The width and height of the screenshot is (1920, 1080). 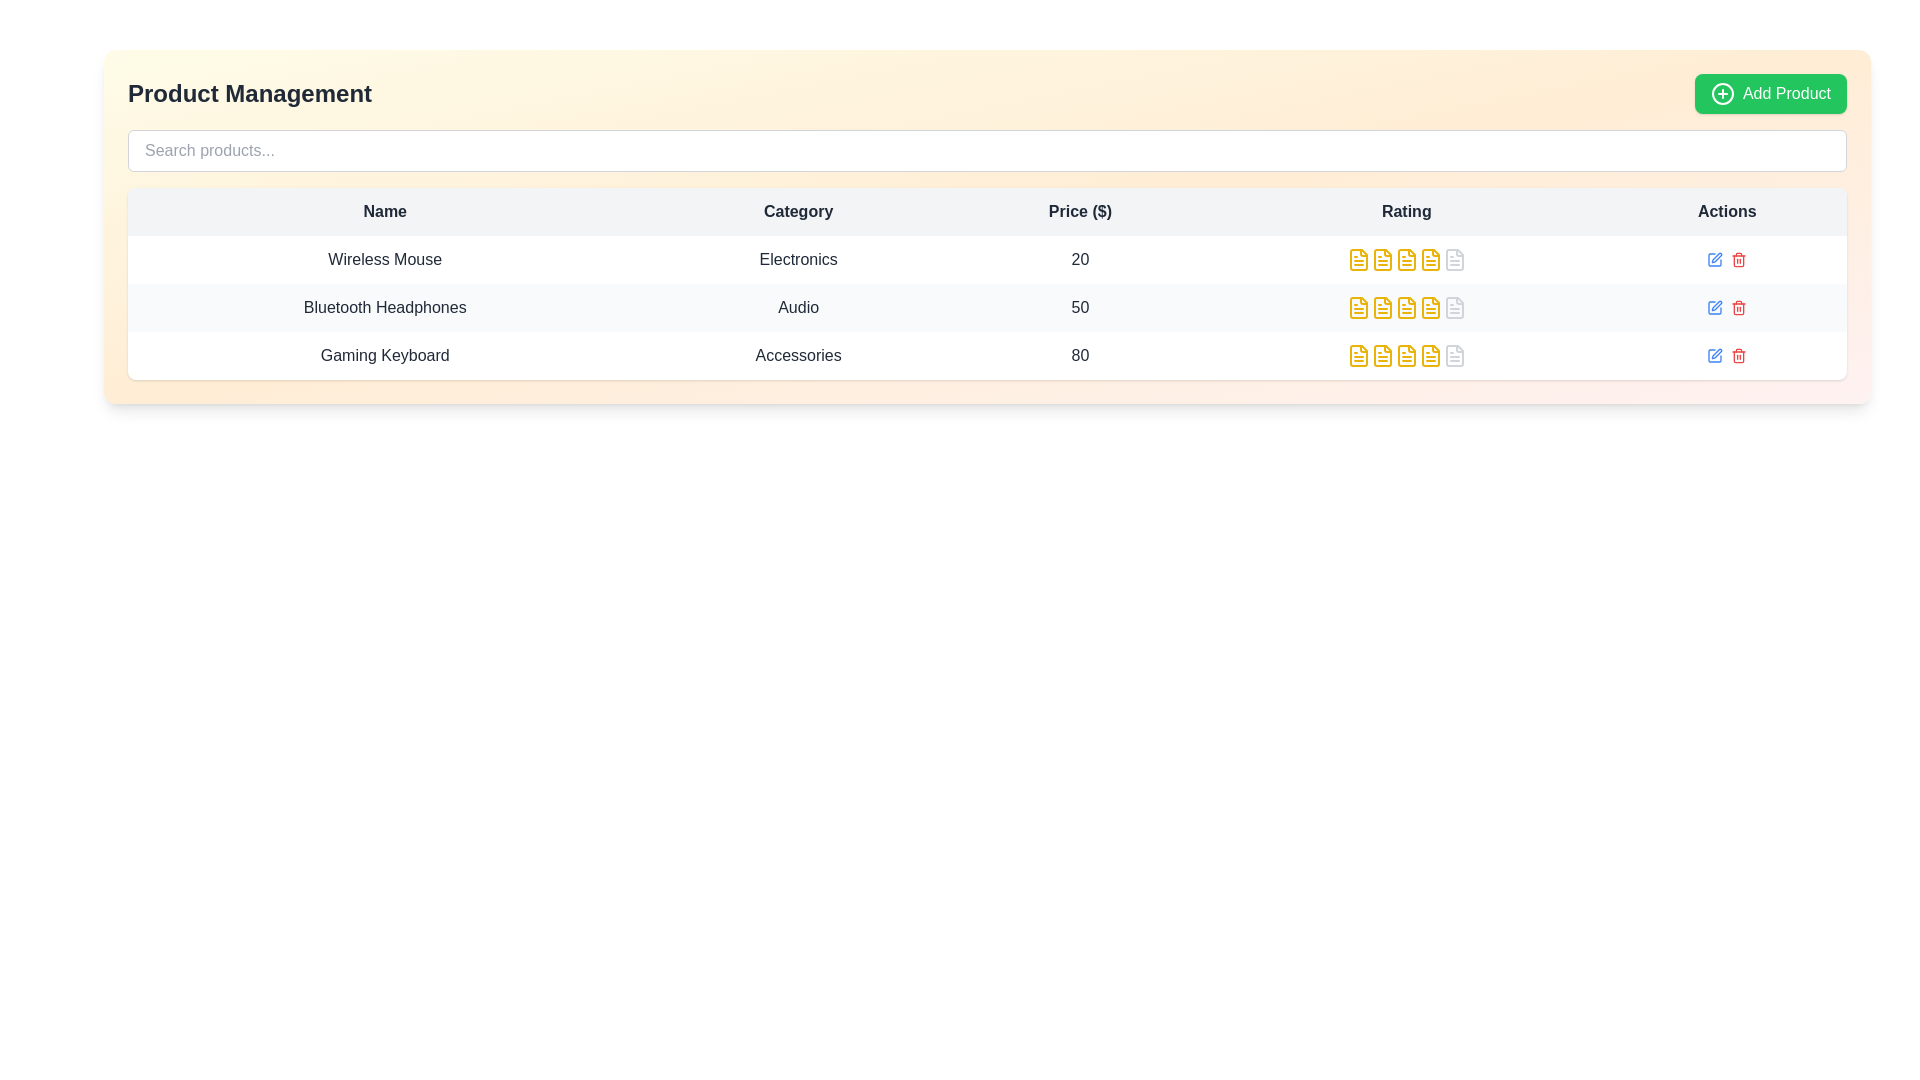 I want to click on the text label displaying the numeric value '50' located in the second row under the 'Price ($)' column, adjacent to the 'Audio' value in the 'Category' column and 'Rating' on its right, so click(x=1079, y=308).